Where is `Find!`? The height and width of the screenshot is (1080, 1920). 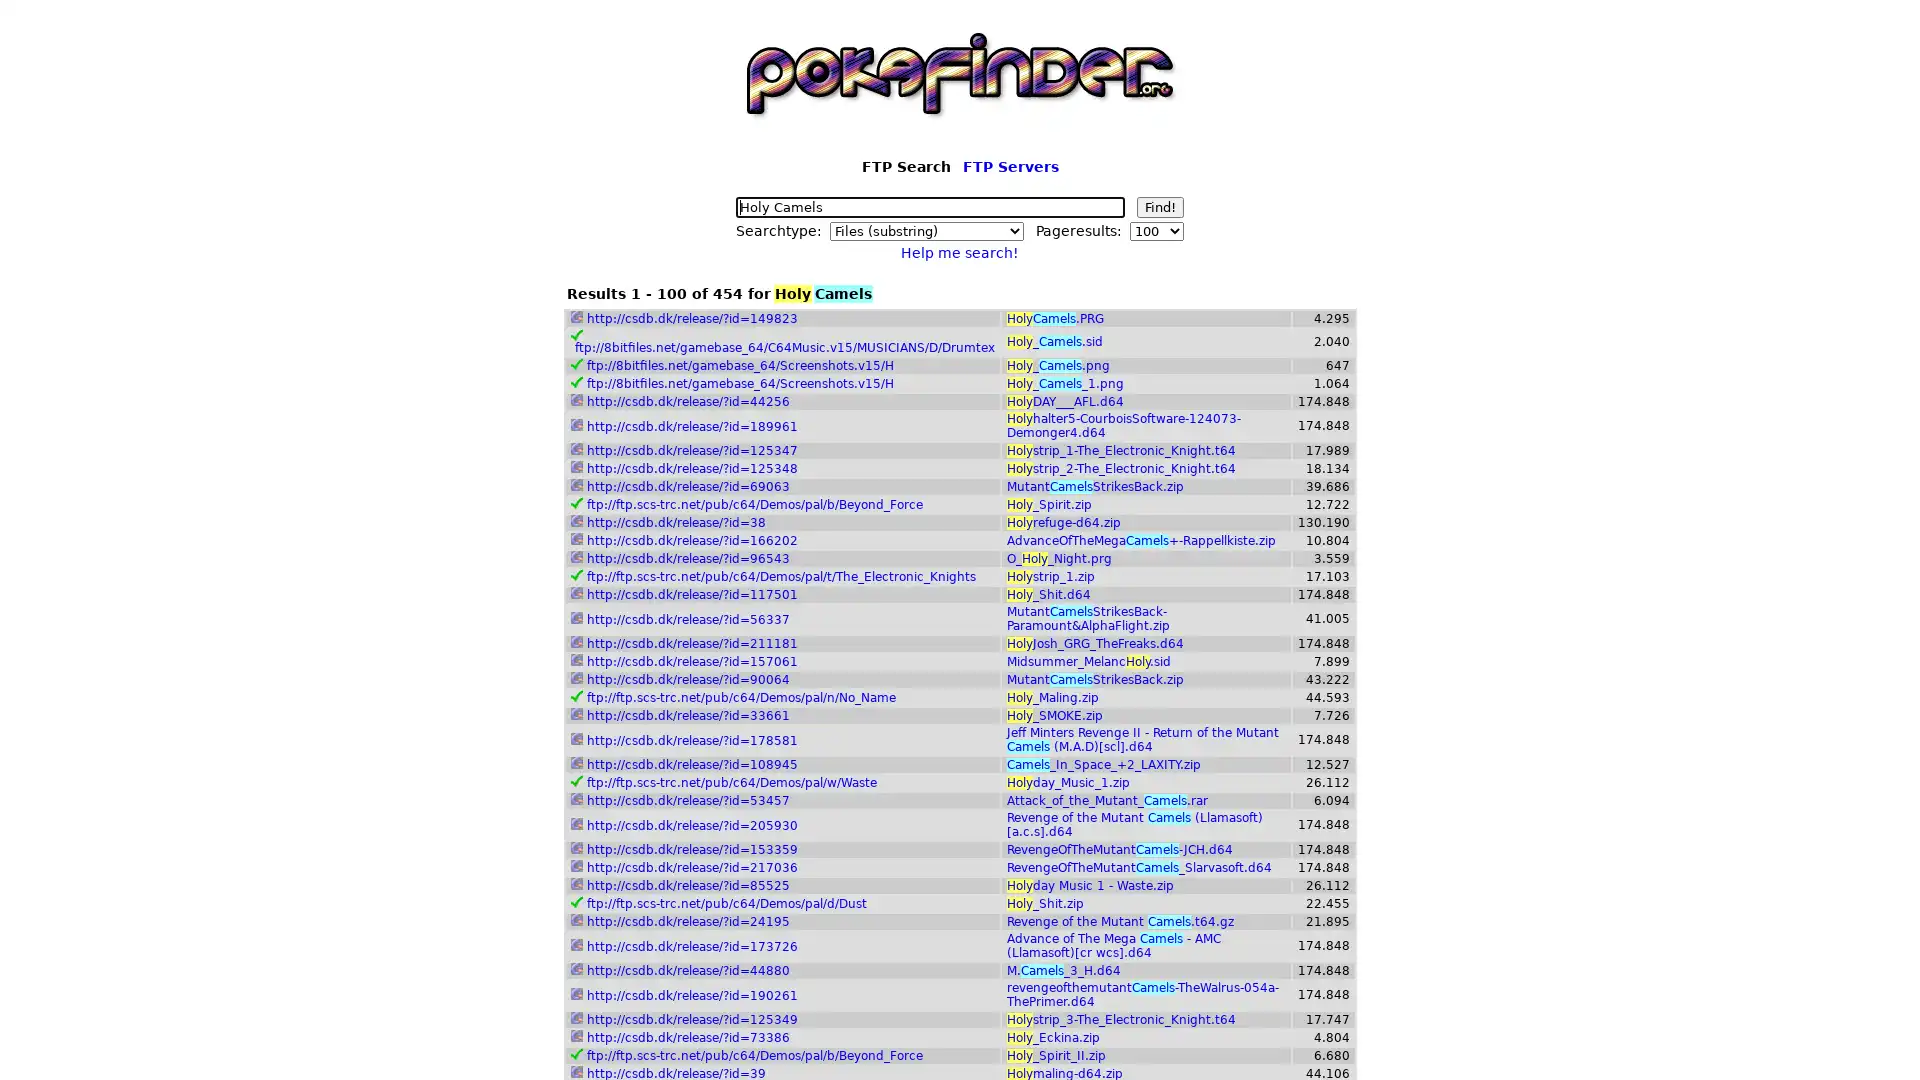 Find! is located at coordinates (1160, 207).